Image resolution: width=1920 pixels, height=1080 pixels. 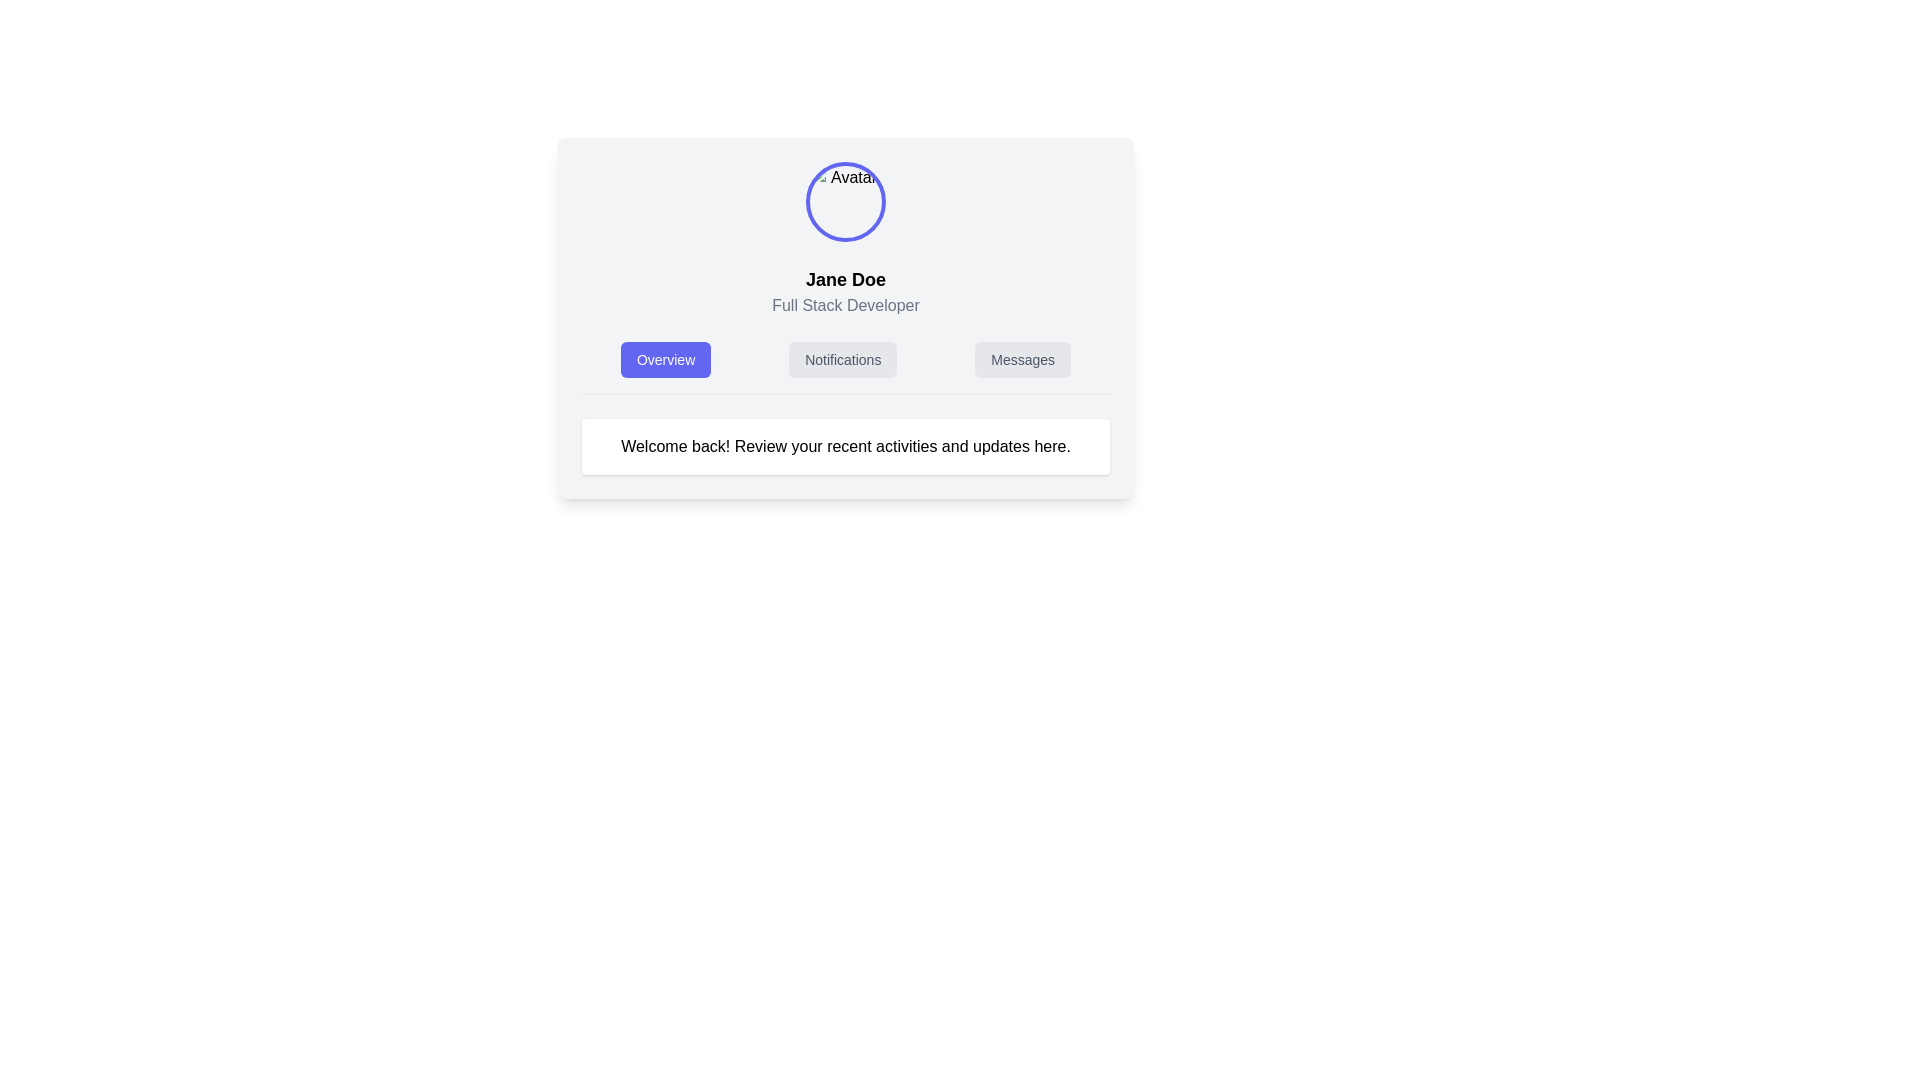 I want to click on text label that contains 'Welcome back! Review your recent activities and updates here.' positioned within the bottom region of a light-colored card interface, so click(x=845, y=446).